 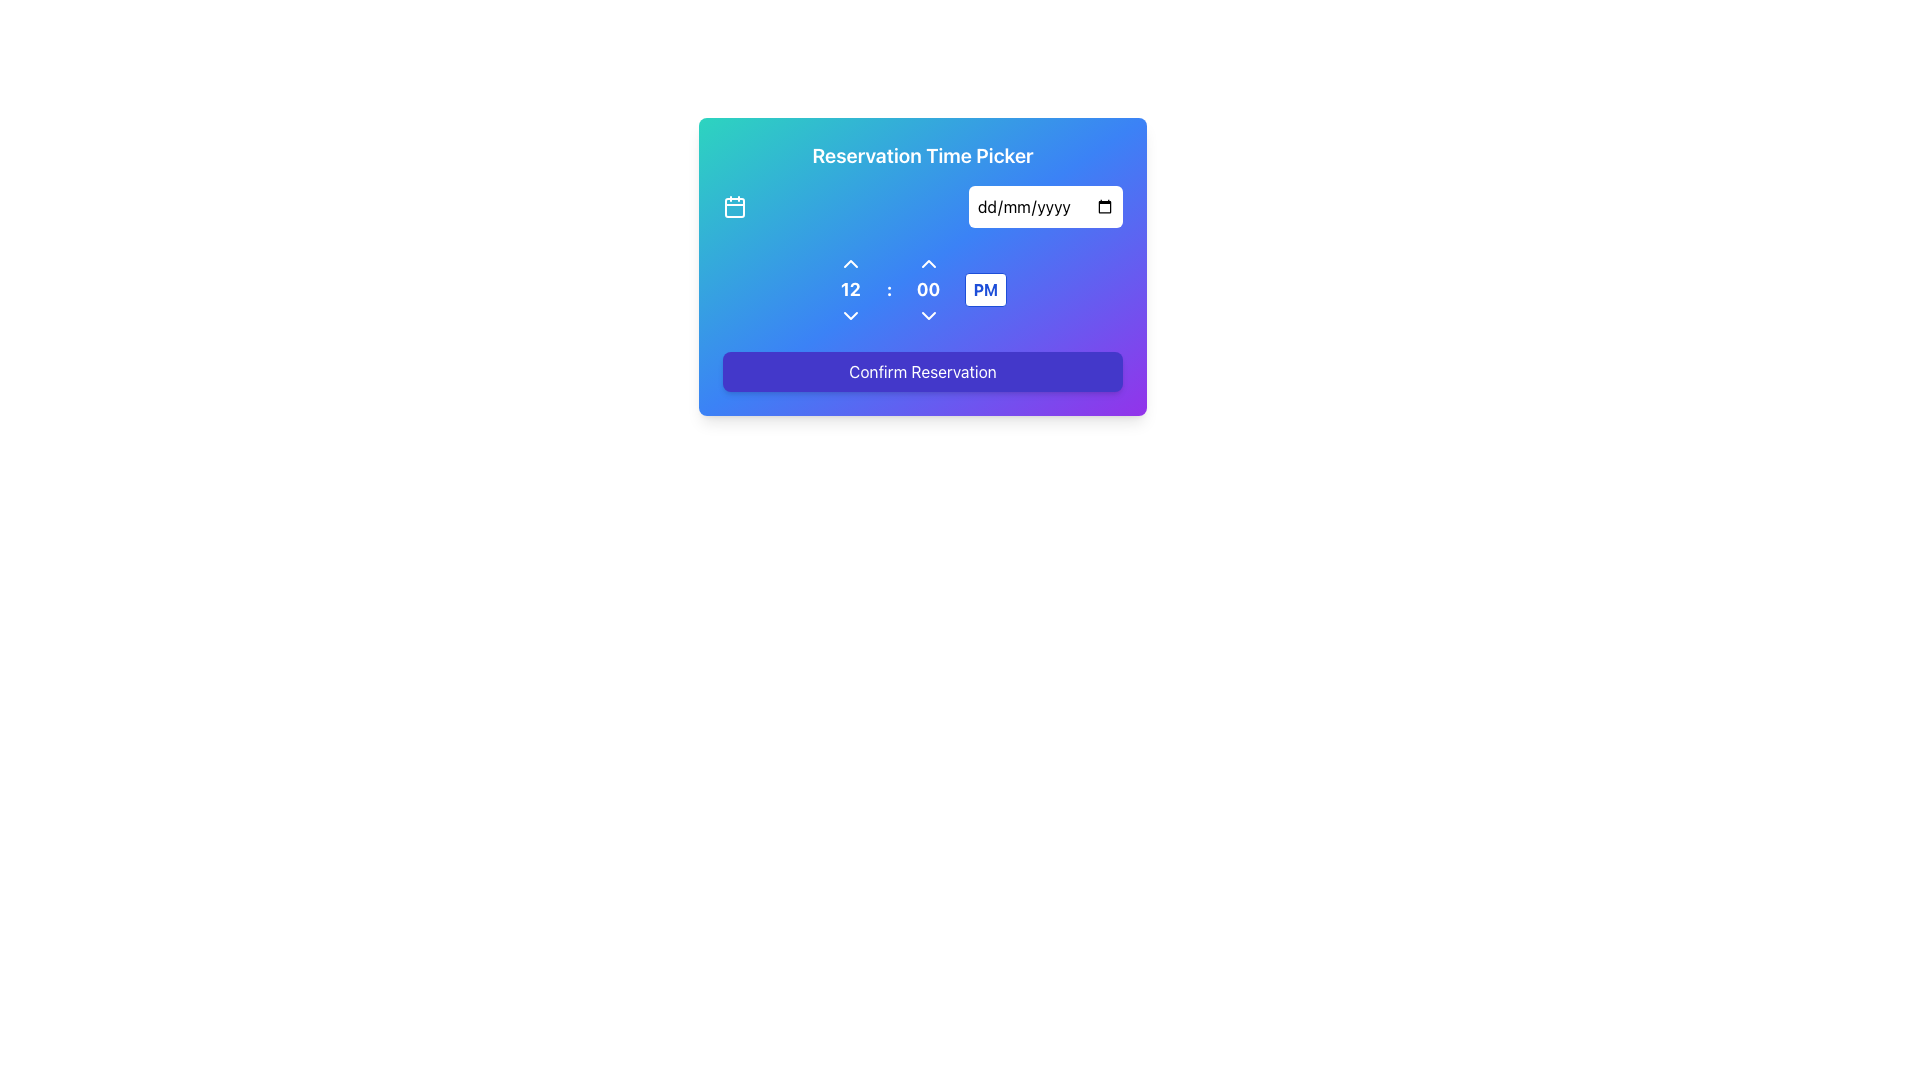 I want to click on the PM toggle button in the time-selection interface, located to the right of the hour and minute display '12:00', so click(x=985, y=289).